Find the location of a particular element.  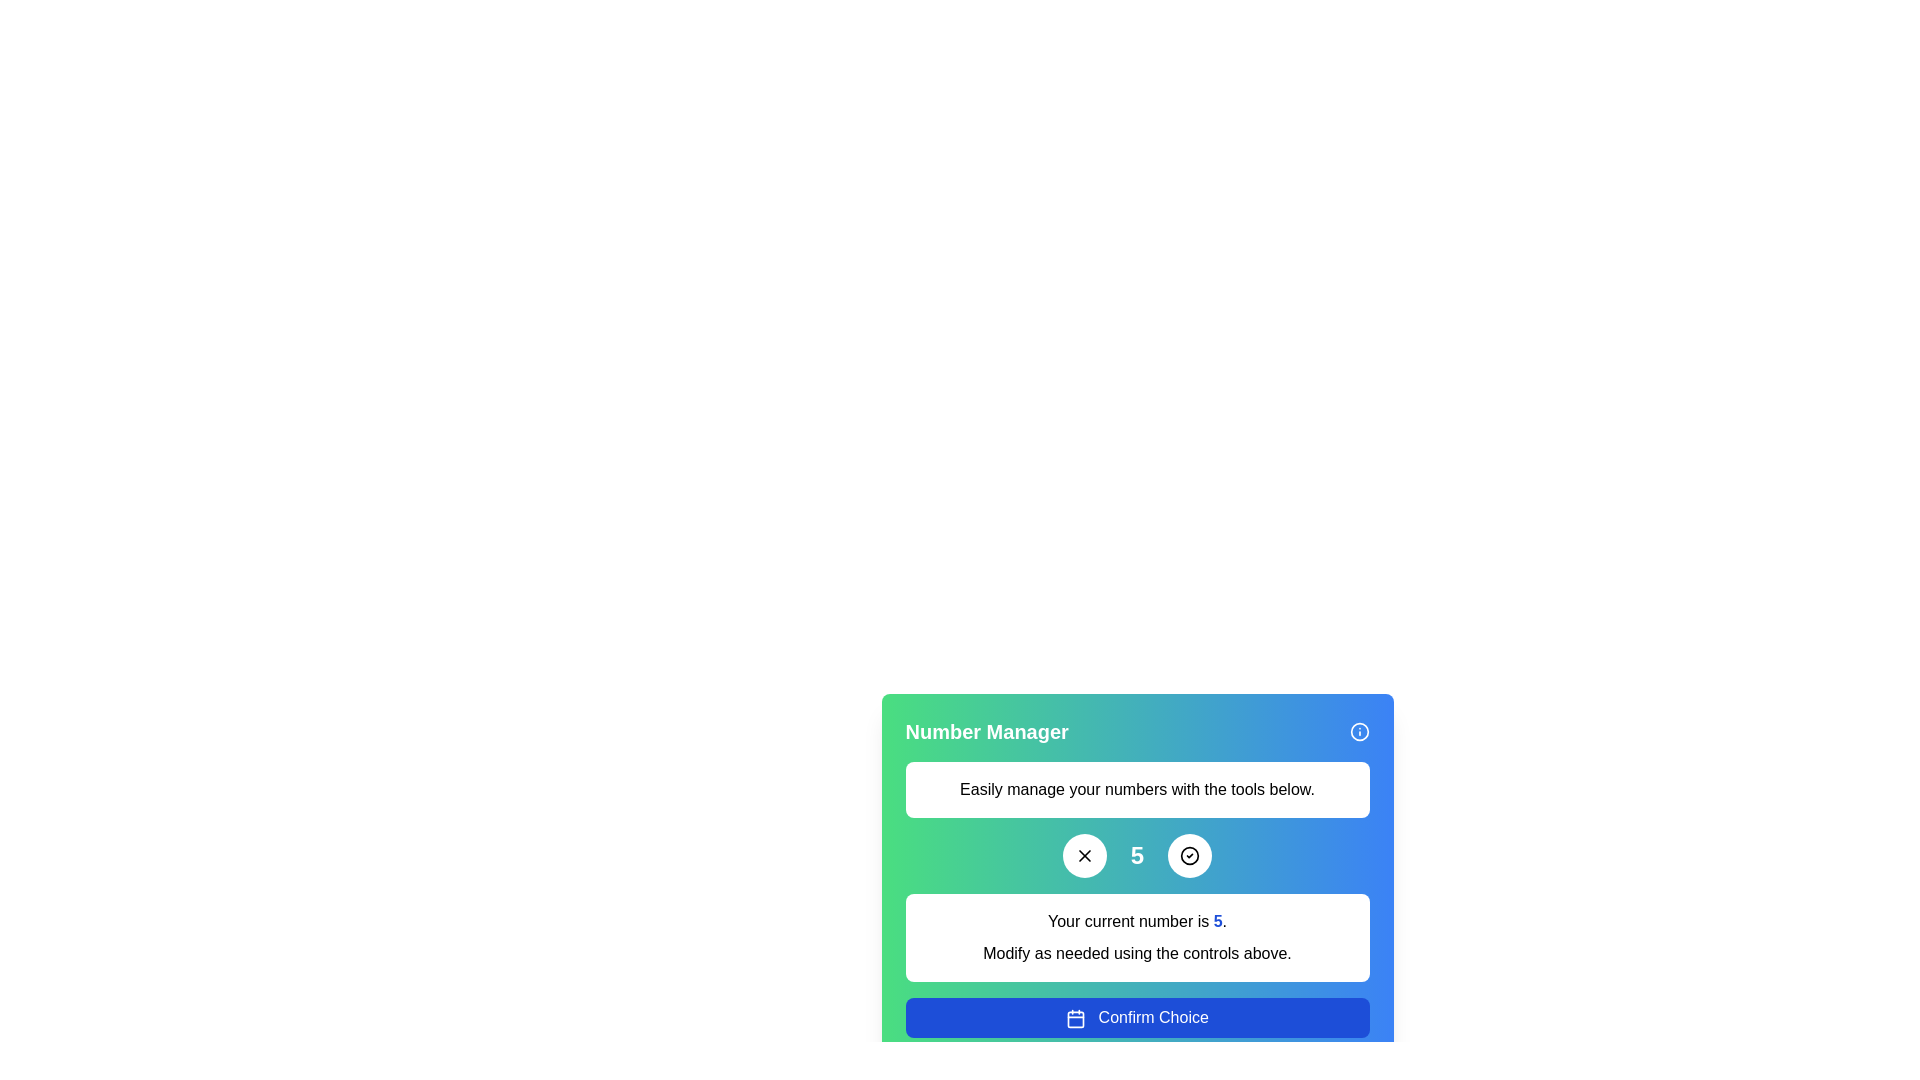

the close/reset button located to the left of the numeric input field labeled '5' to reset the numeric value is located at coordinates (1083, 855).